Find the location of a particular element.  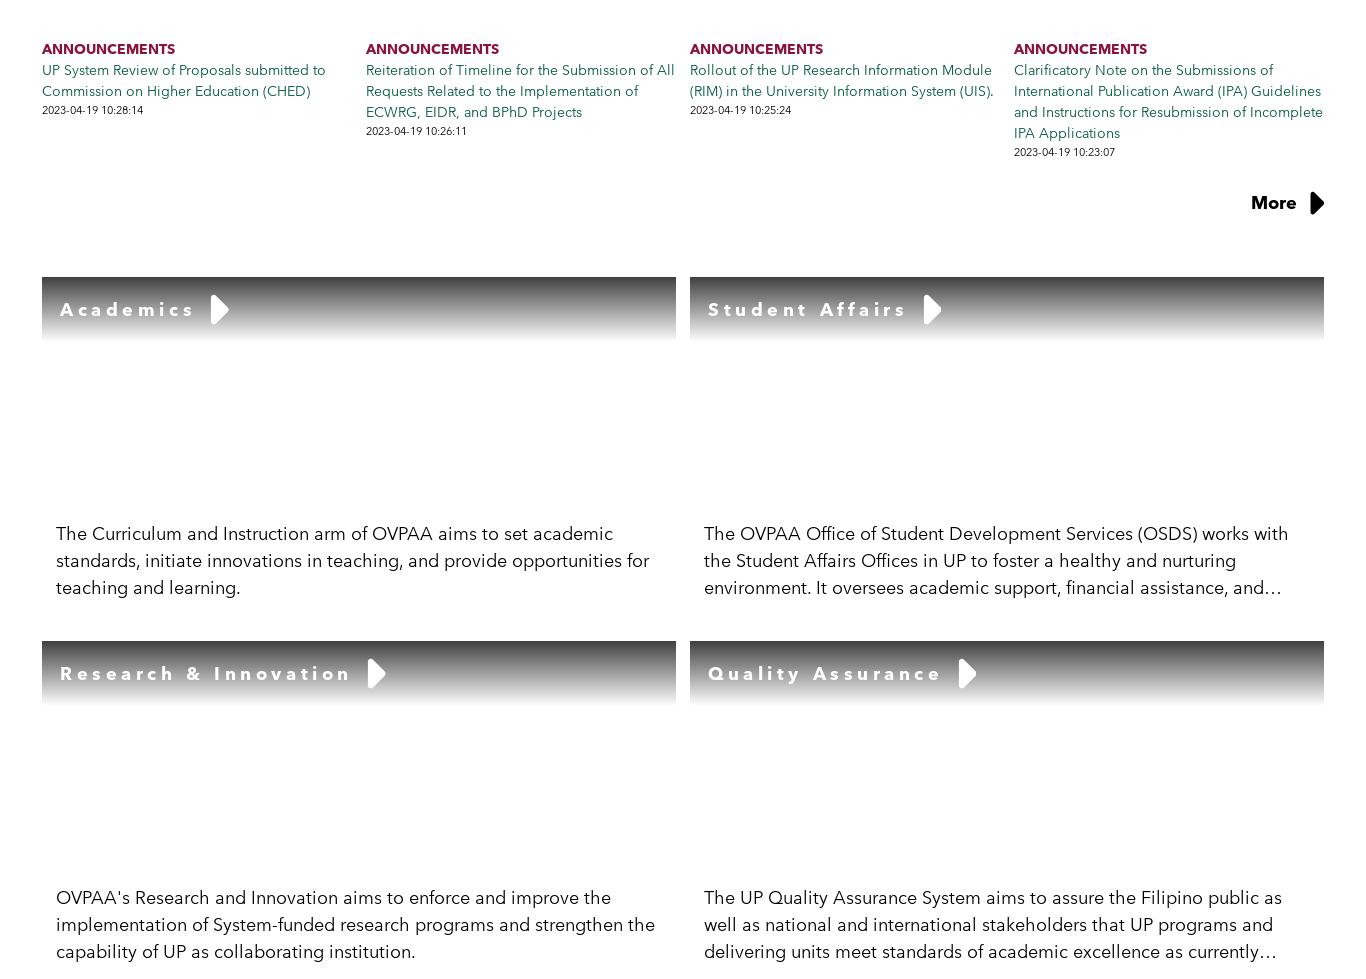

'Academics' is located at coordinates (59, 309).